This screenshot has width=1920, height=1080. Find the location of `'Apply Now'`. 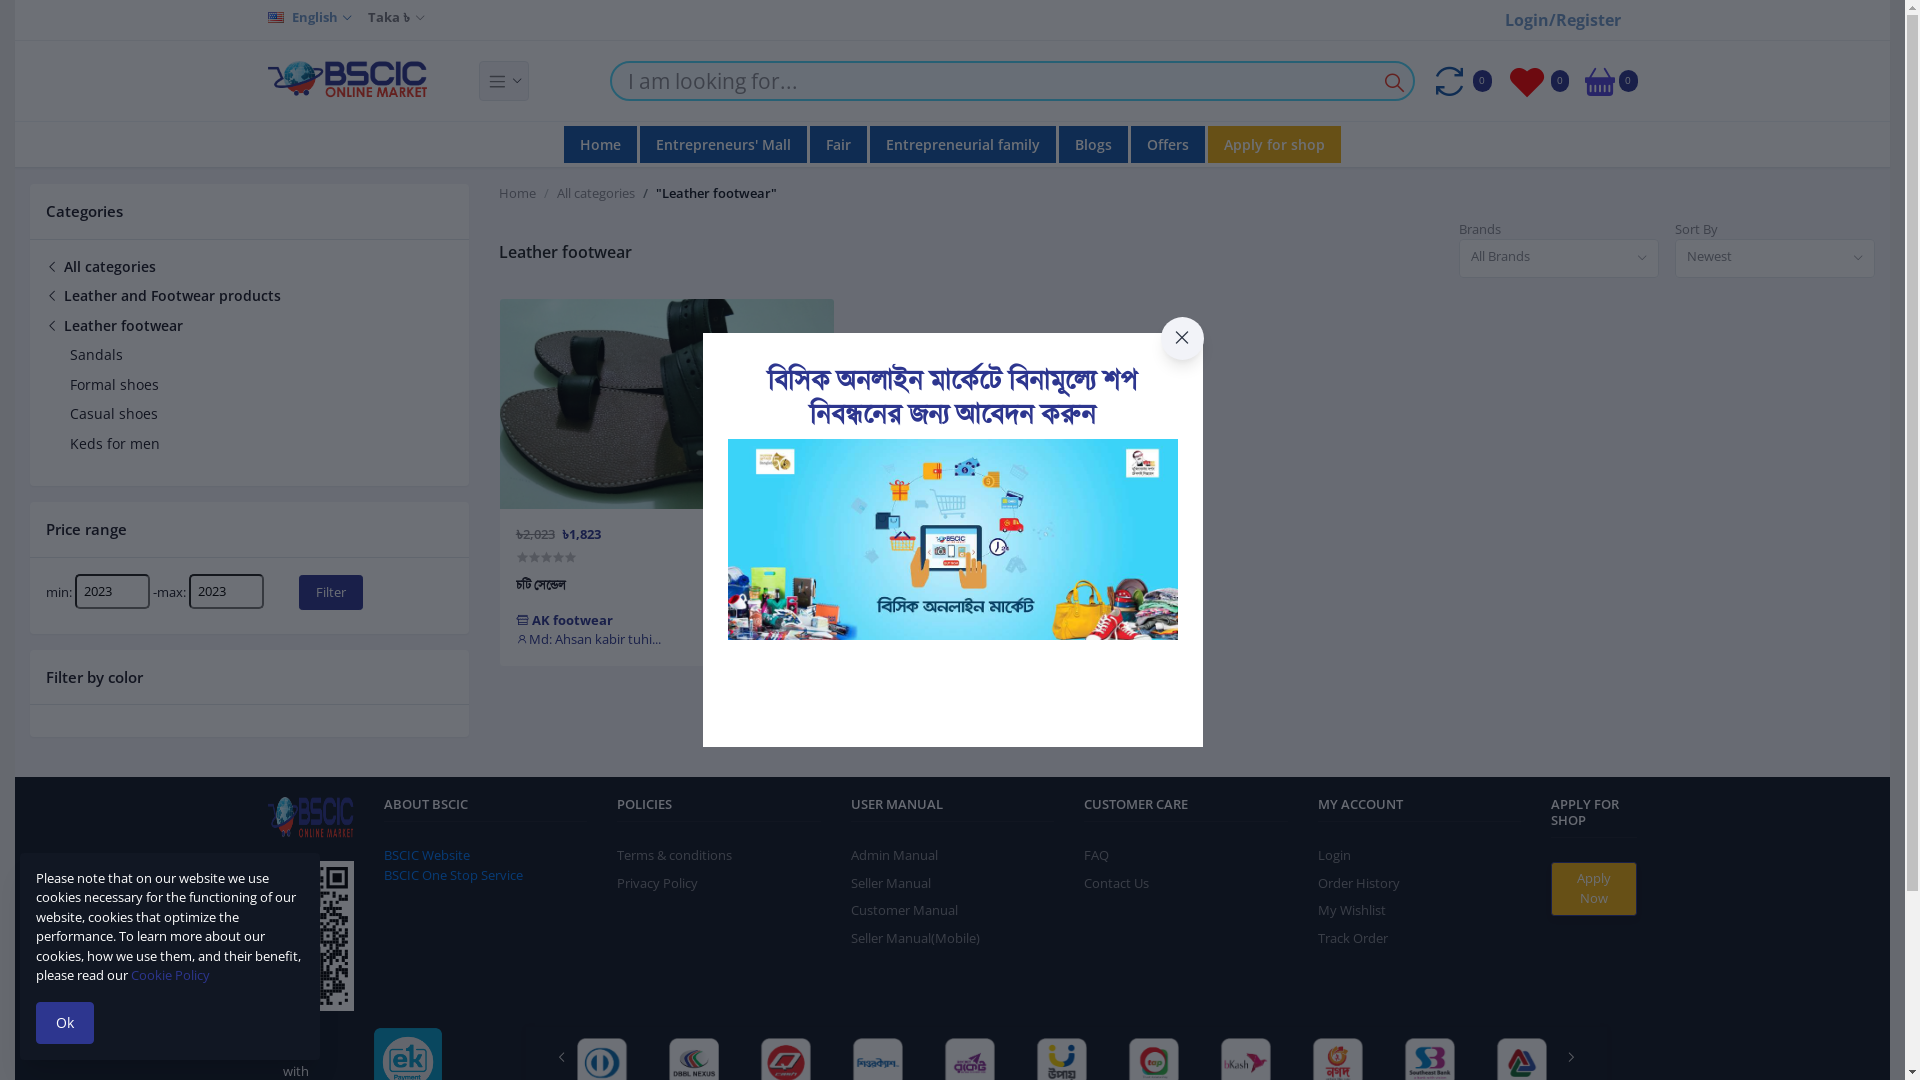

'Apply Now' is located at coordinates (1549, 887).